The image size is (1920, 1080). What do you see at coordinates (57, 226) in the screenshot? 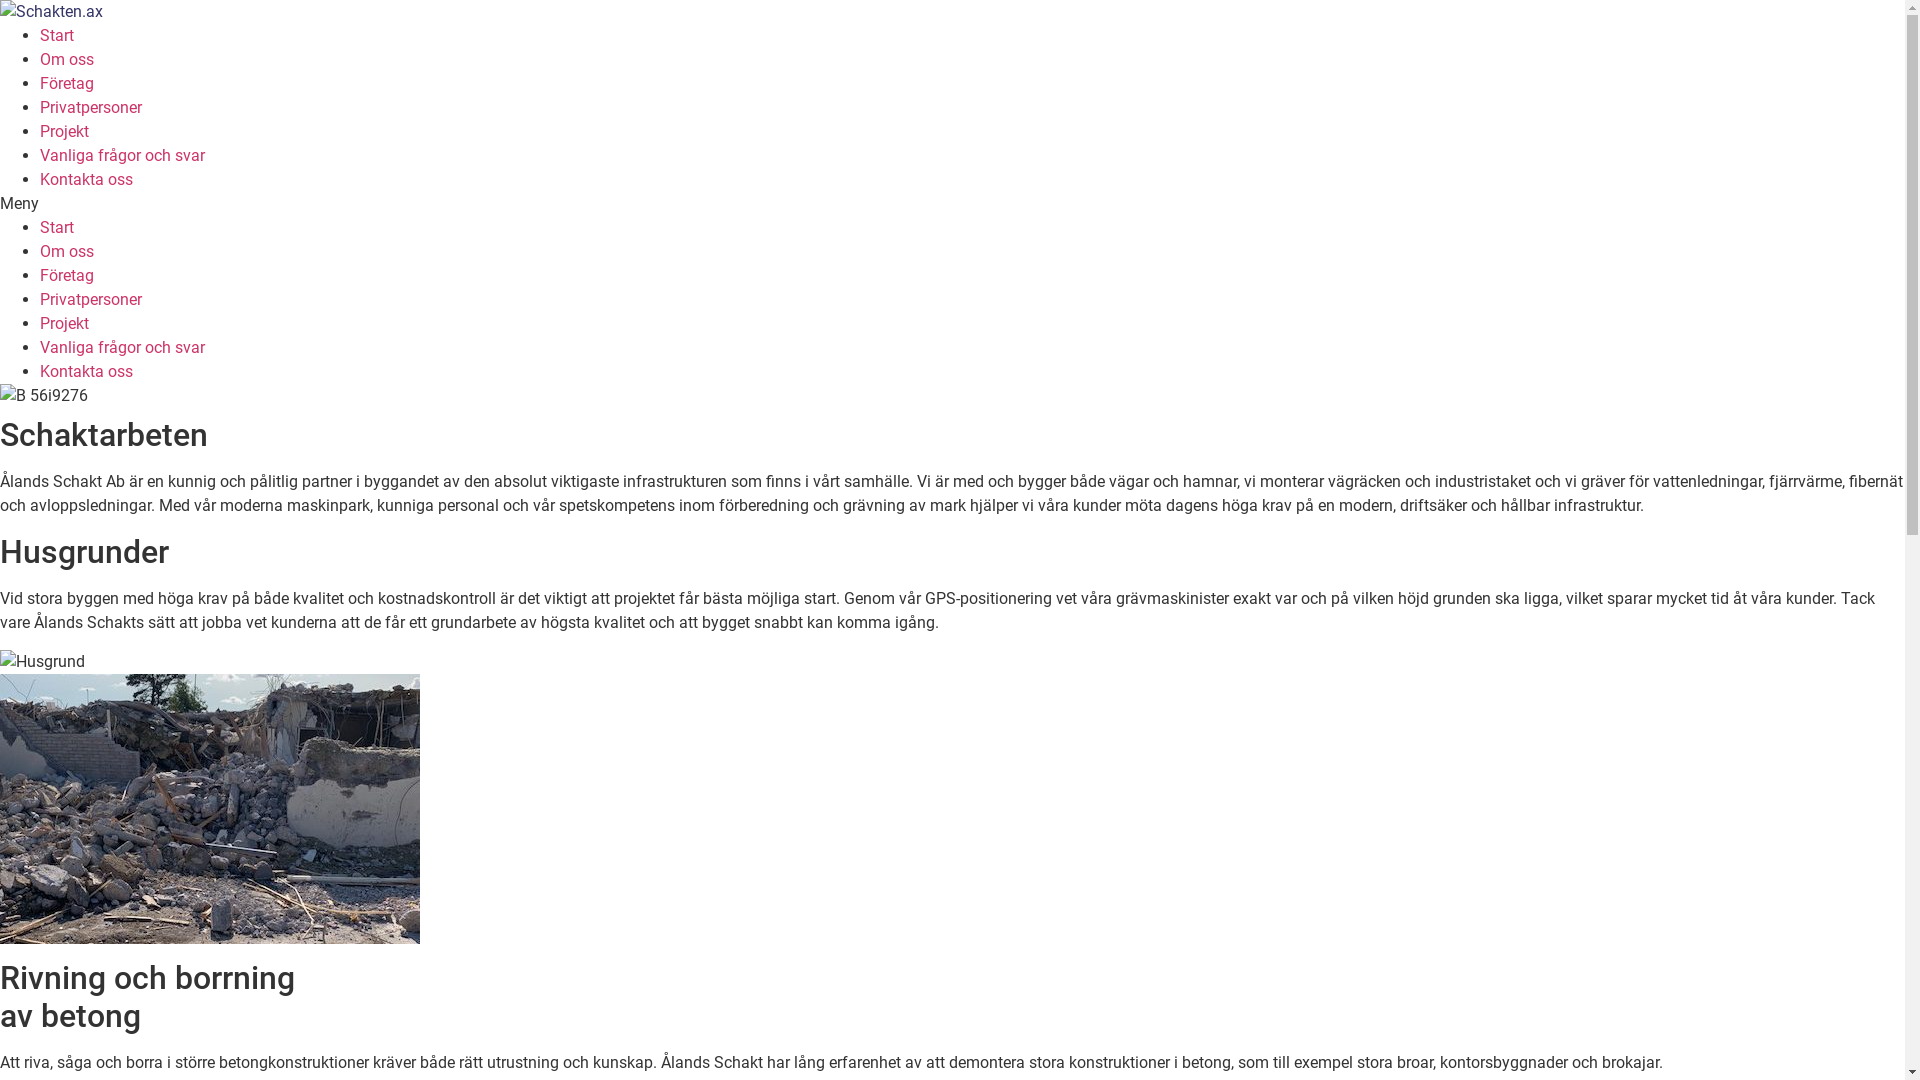
I see `'Start'` at bounding box center [57, 226].